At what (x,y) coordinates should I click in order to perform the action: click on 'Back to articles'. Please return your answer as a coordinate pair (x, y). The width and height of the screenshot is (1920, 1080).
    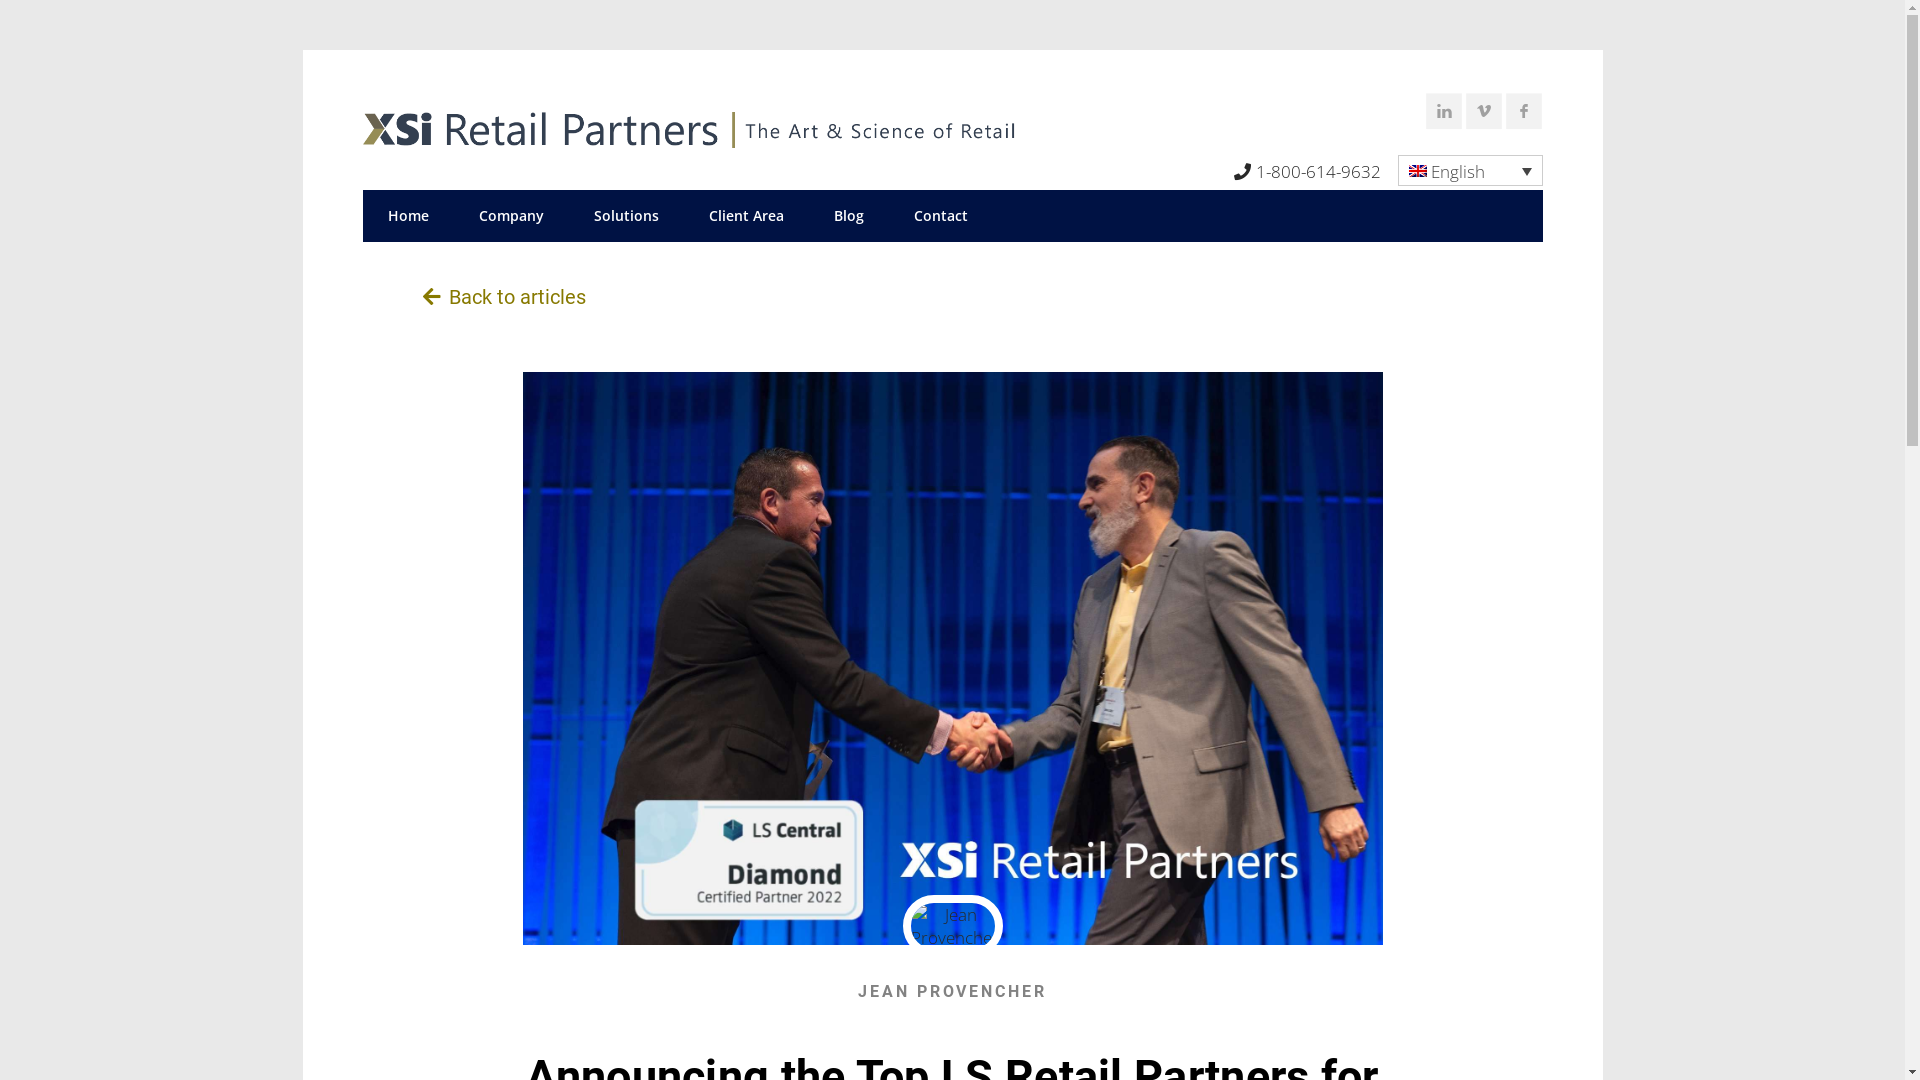
    Looking at the image, I should click on (503, 297).